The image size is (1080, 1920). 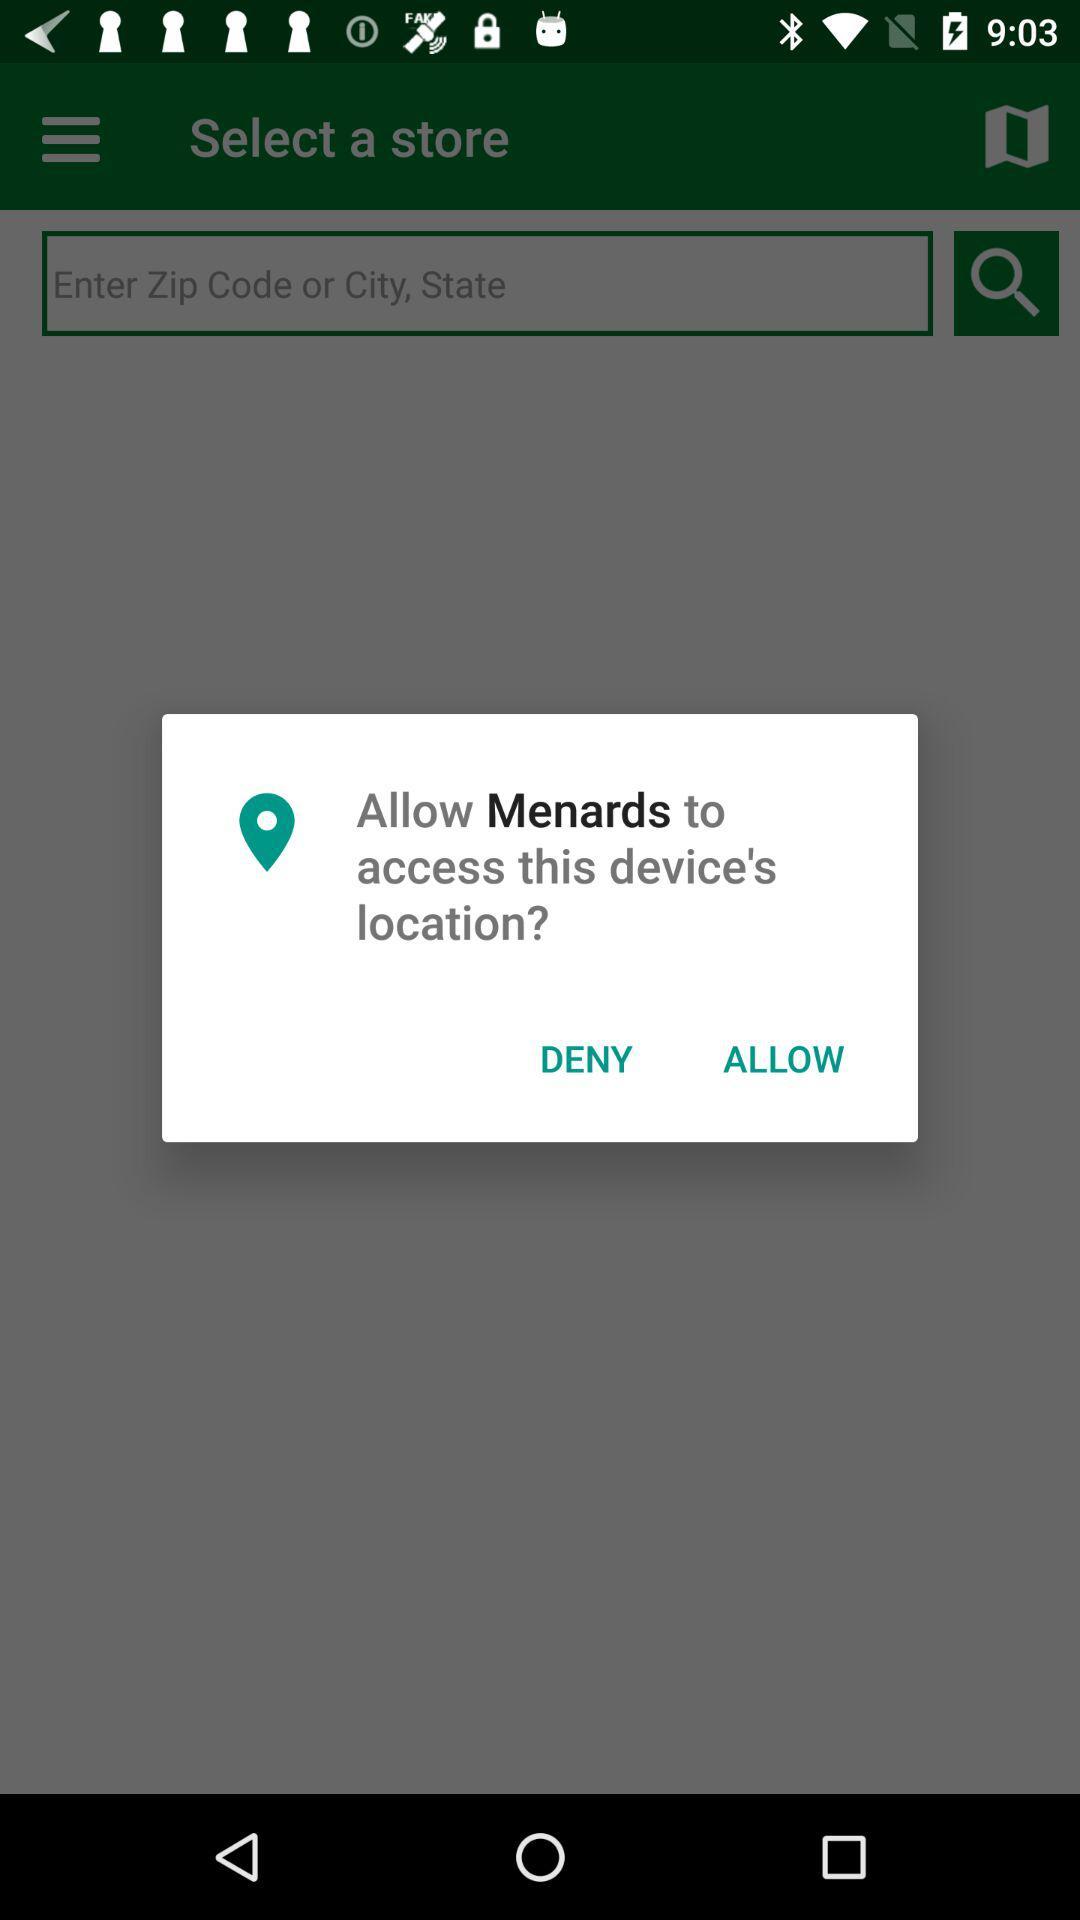 I want to click on advertisement, so click(x=487, y=283).